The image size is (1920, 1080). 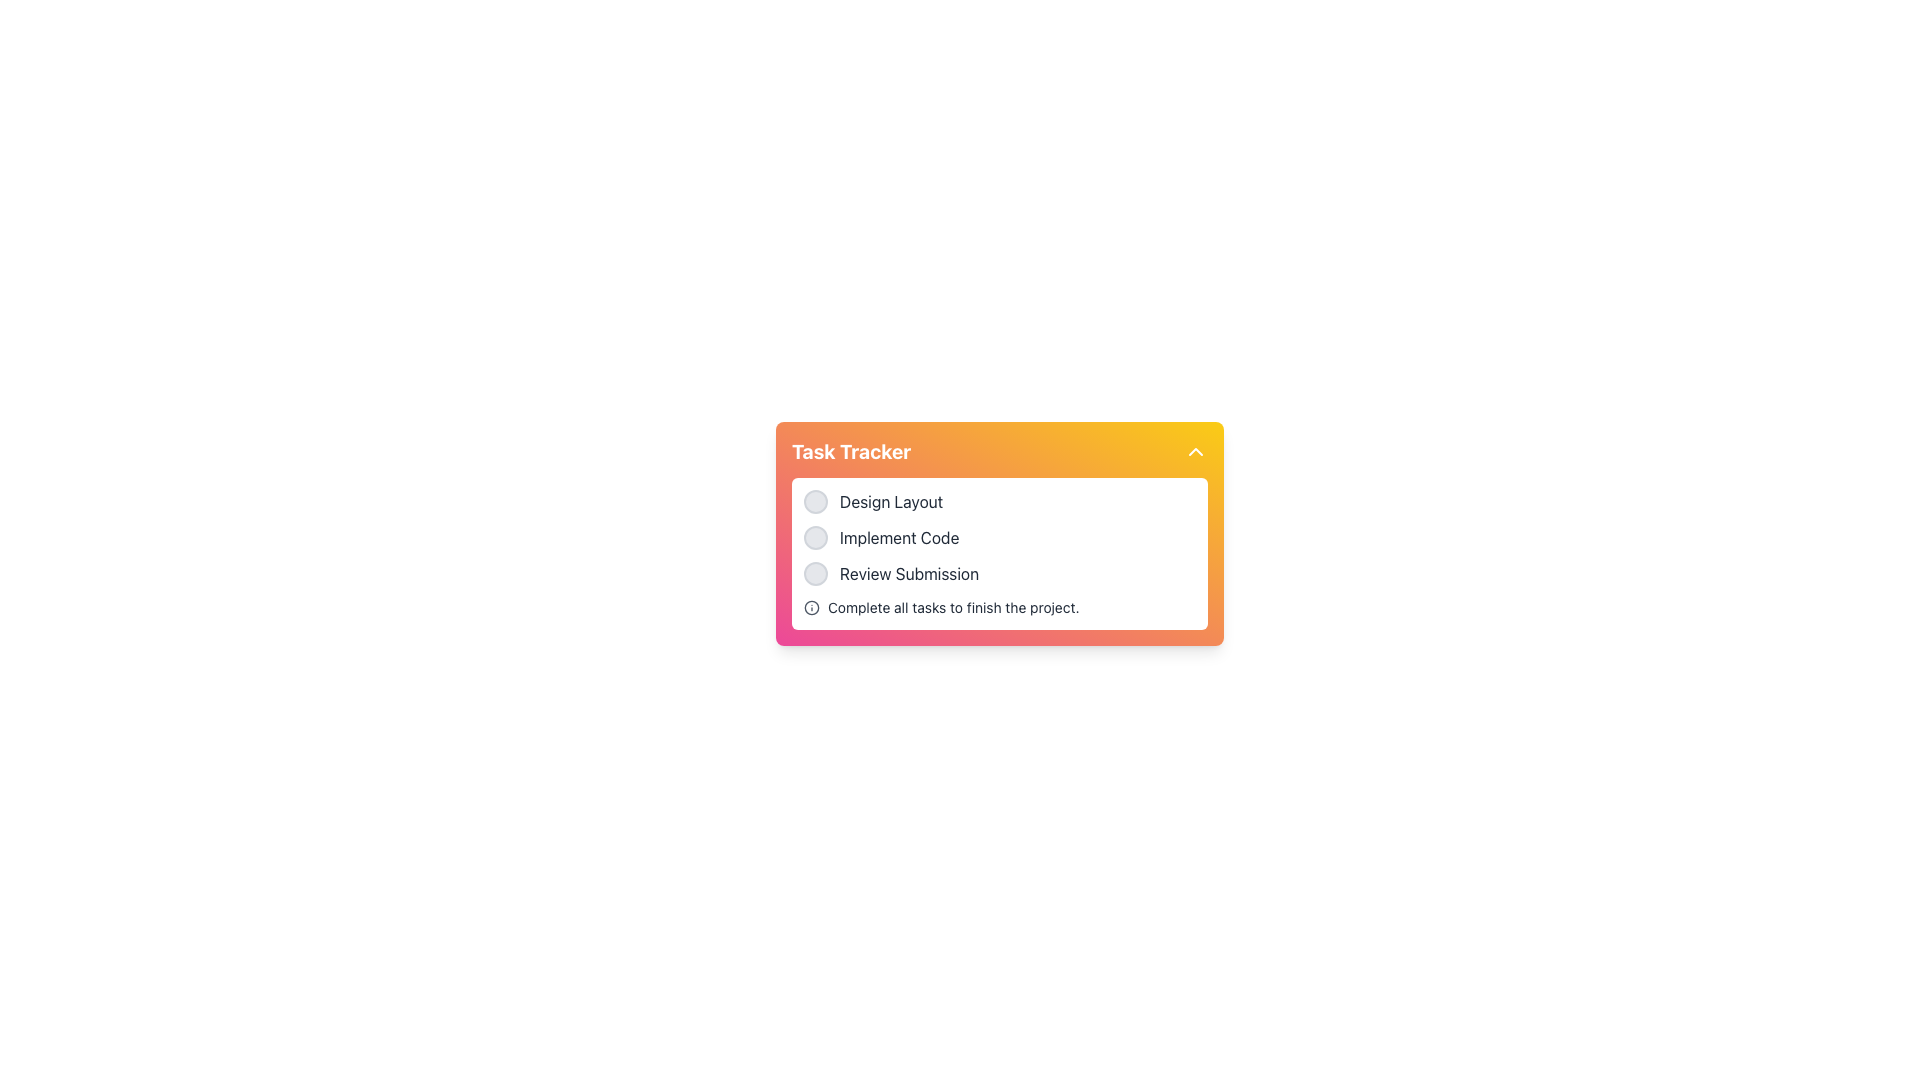 I want to click on the minimize button located in the top-right corner of the 'Task Tracker' panel, so click(x=1195, y=451).